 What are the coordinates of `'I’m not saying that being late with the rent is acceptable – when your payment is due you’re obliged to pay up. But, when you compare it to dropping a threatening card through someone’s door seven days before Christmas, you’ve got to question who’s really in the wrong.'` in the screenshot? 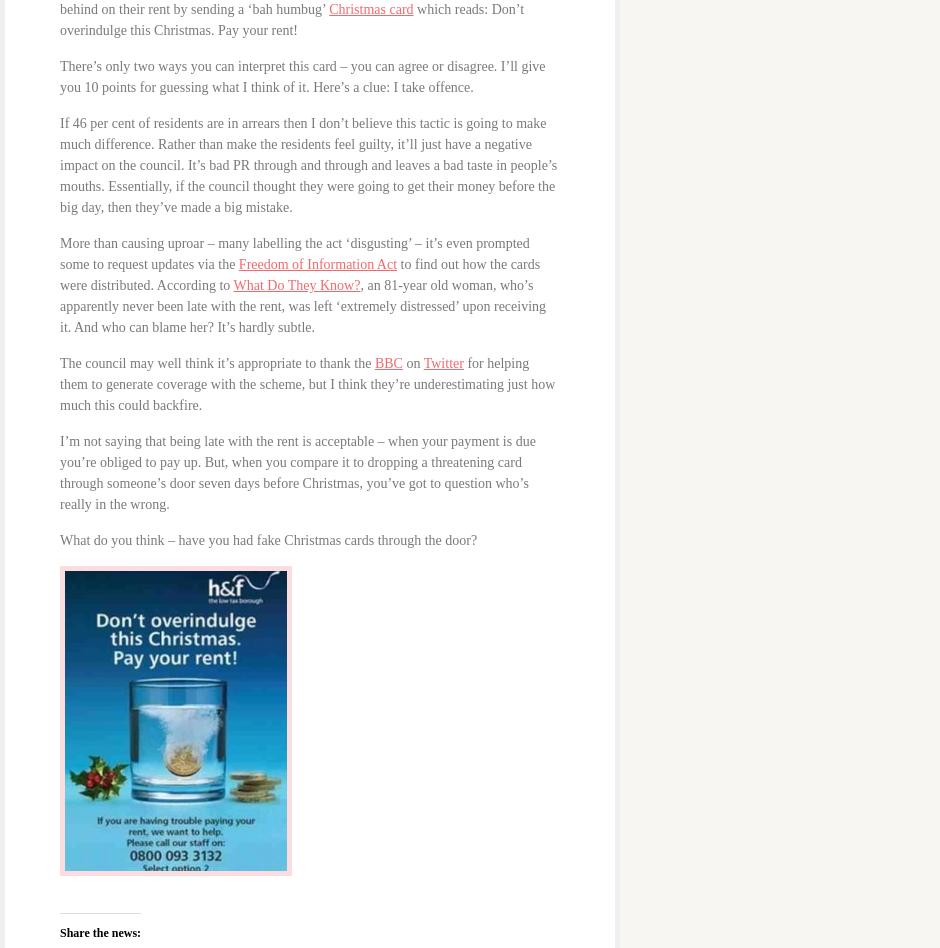 It's located at (58, 471).